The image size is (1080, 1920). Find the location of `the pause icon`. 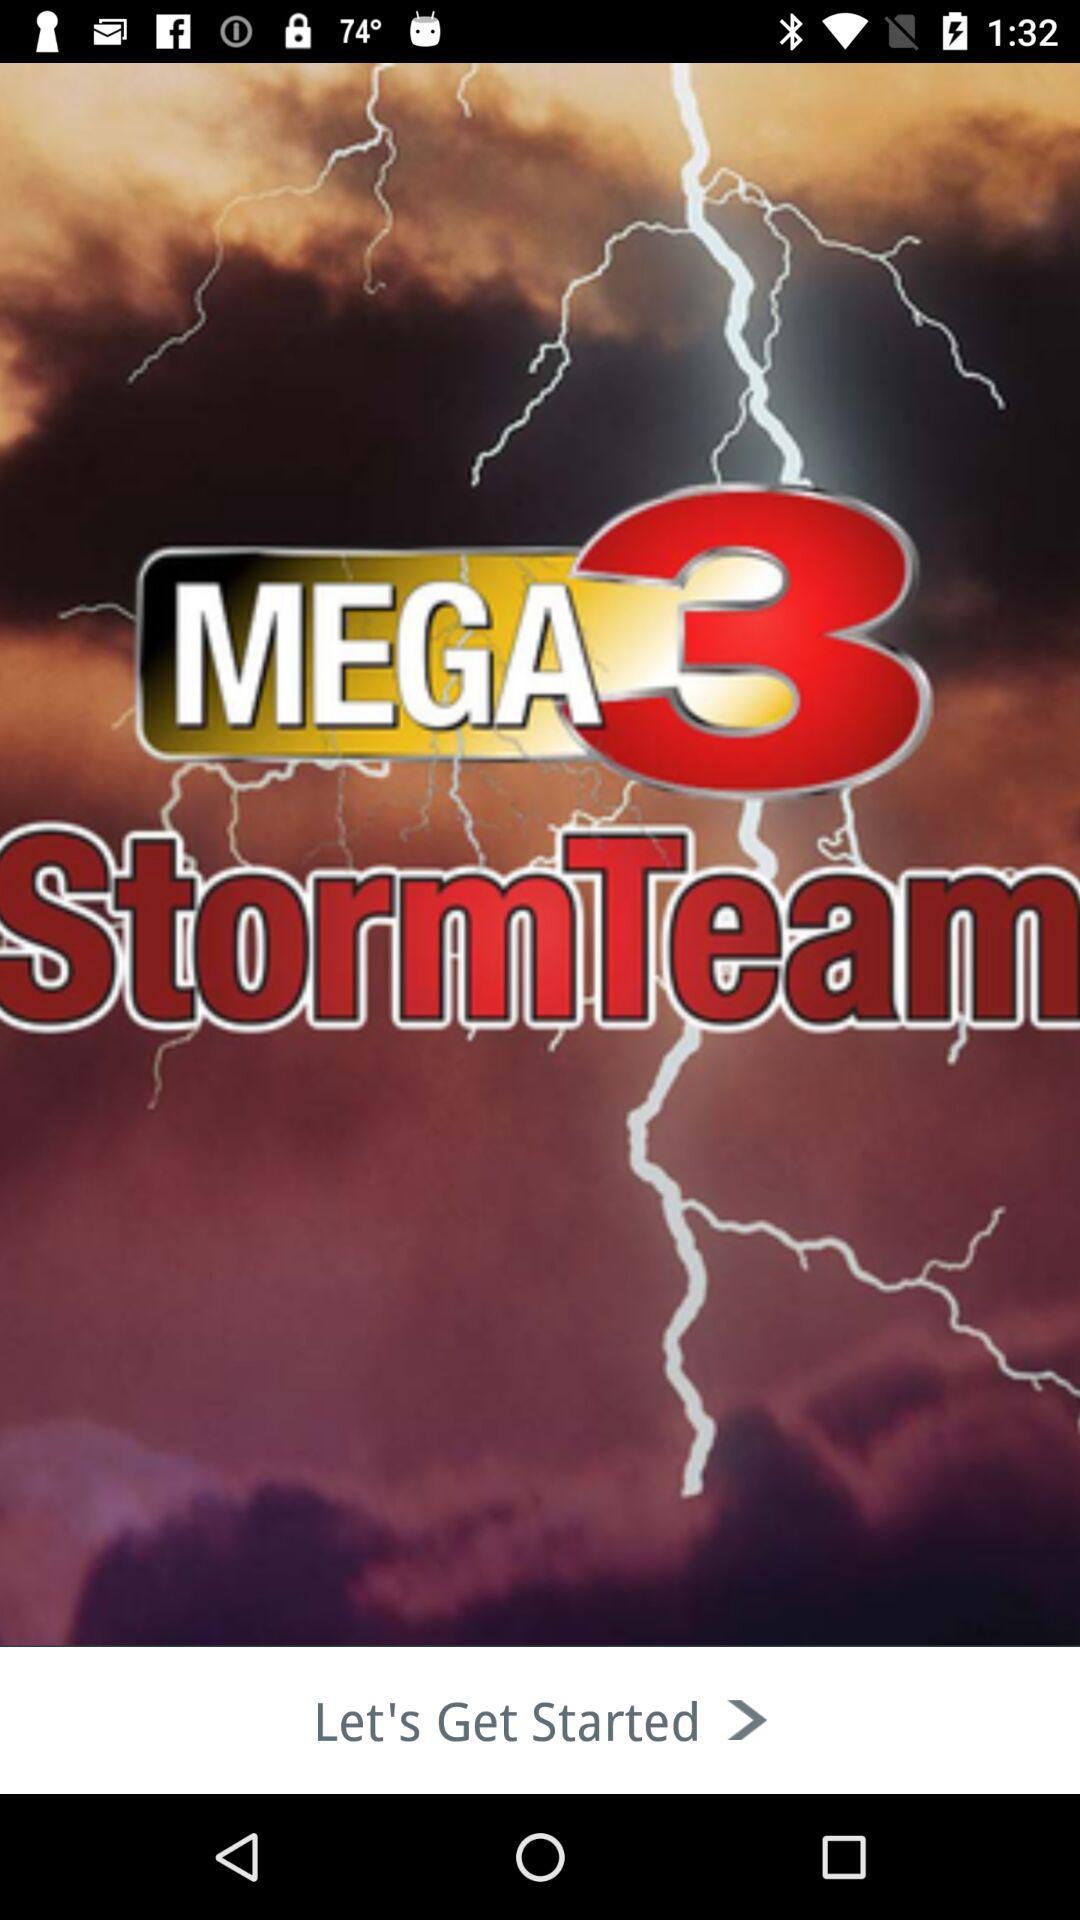

the pause icon is located at coordinates (131, 240).